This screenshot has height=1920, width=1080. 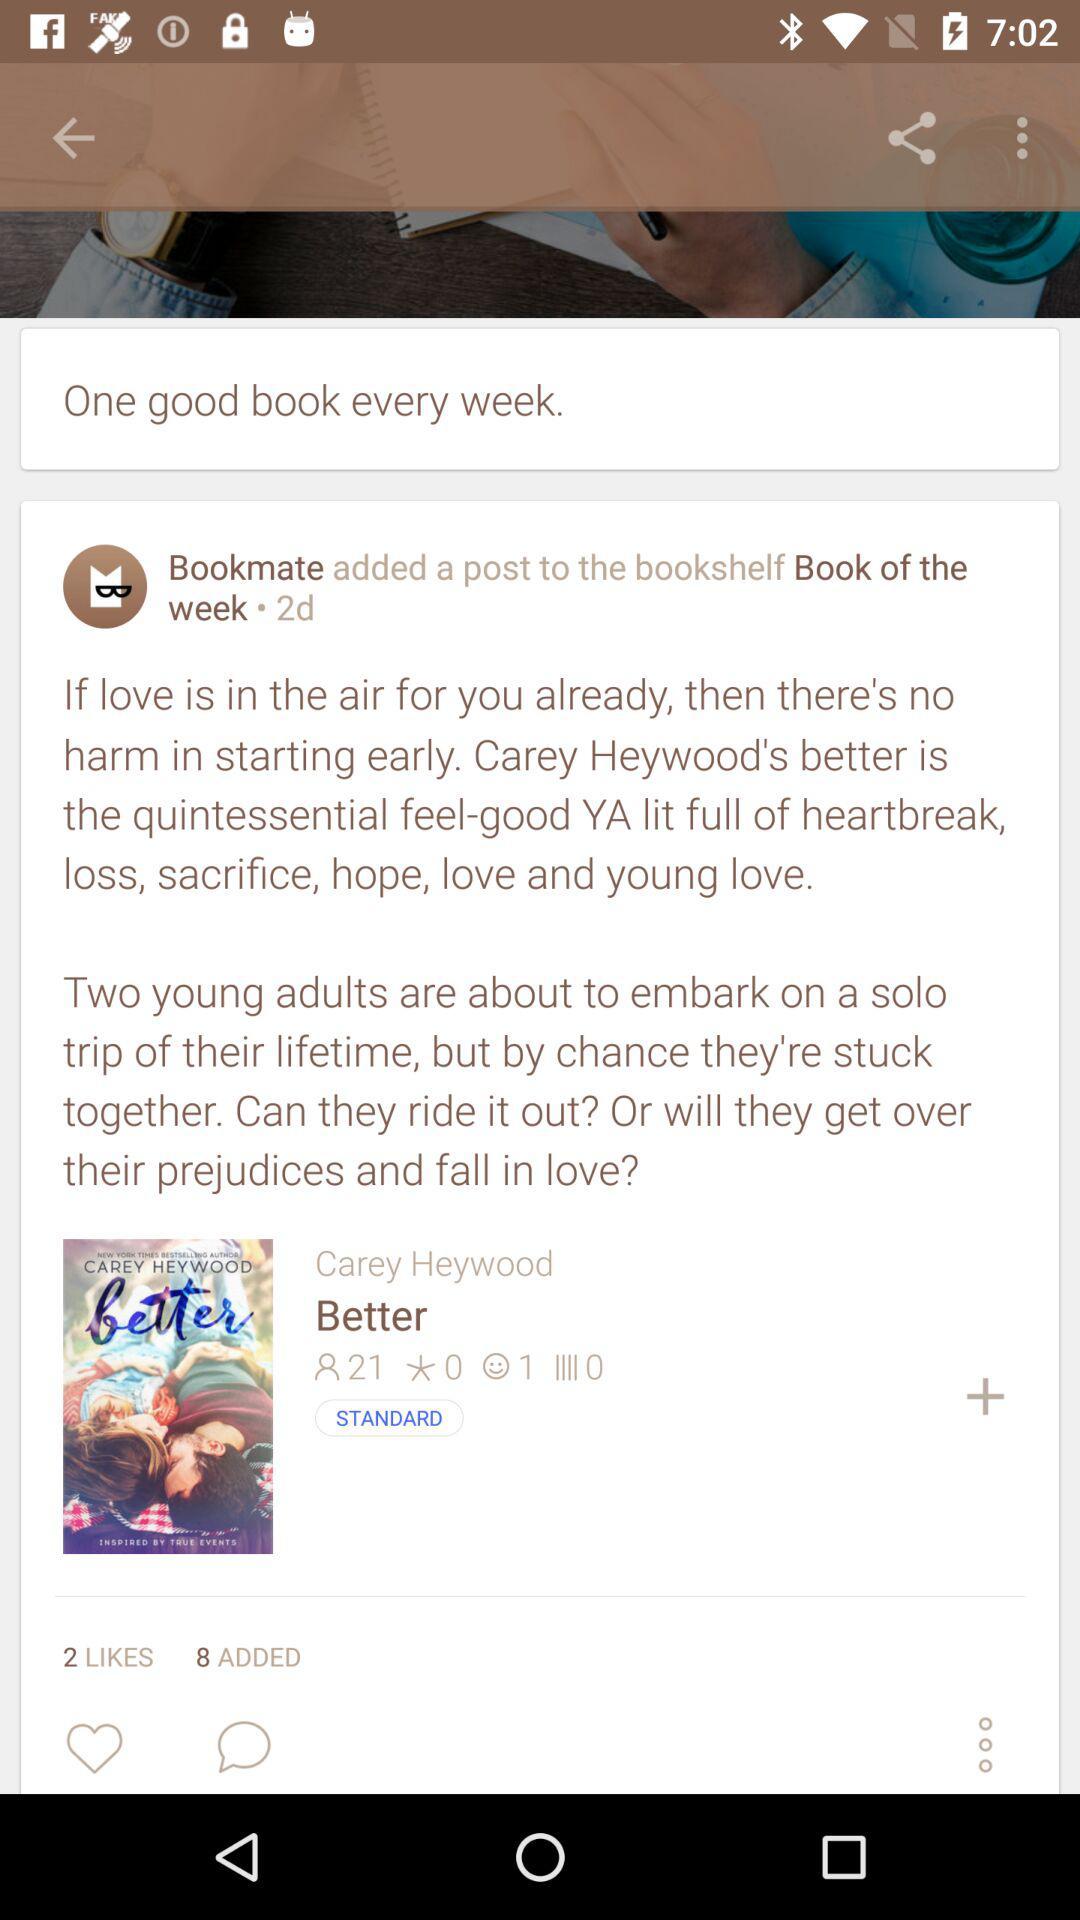 I want to click on the share button, so click(x=911, y=137).